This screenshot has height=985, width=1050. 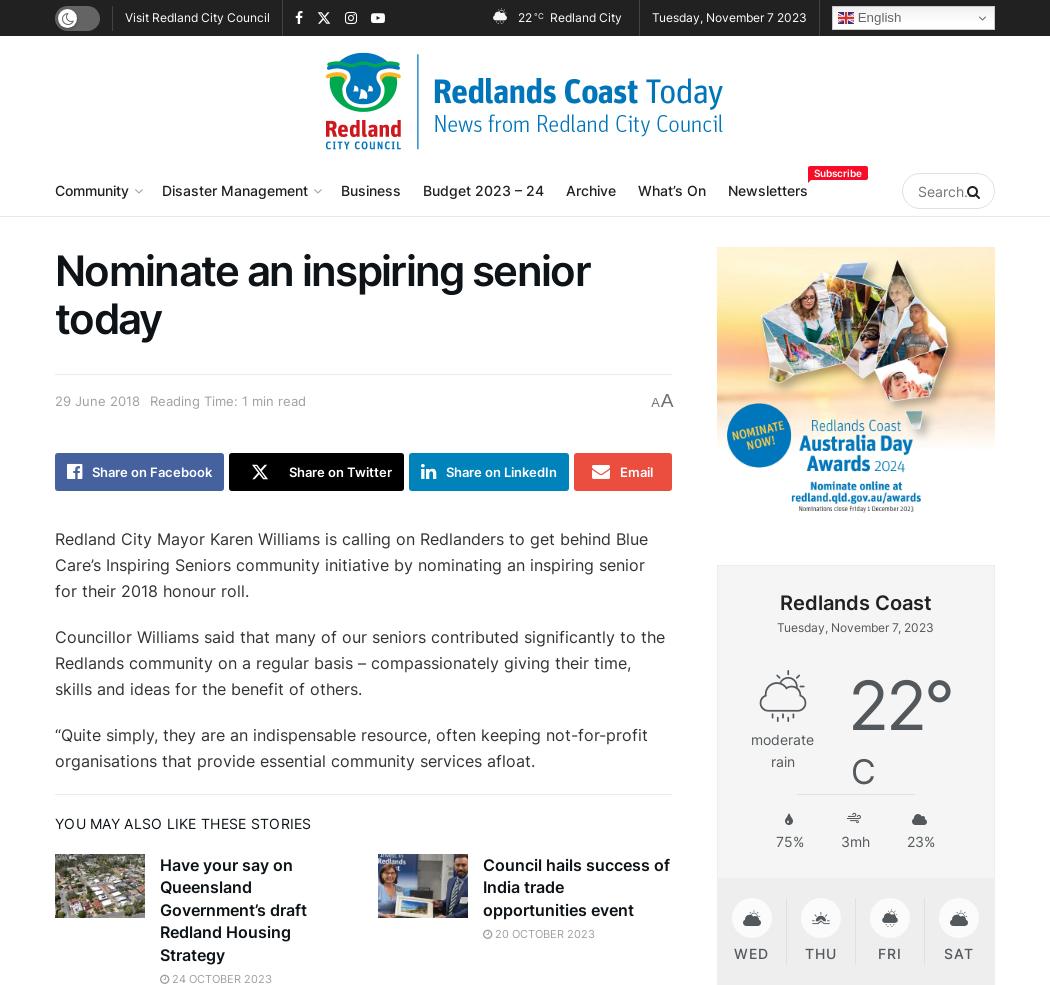 What do you see at coordinates (830, 954) in the screenshot?
I see `'18'` at bounding box center [830, 954].